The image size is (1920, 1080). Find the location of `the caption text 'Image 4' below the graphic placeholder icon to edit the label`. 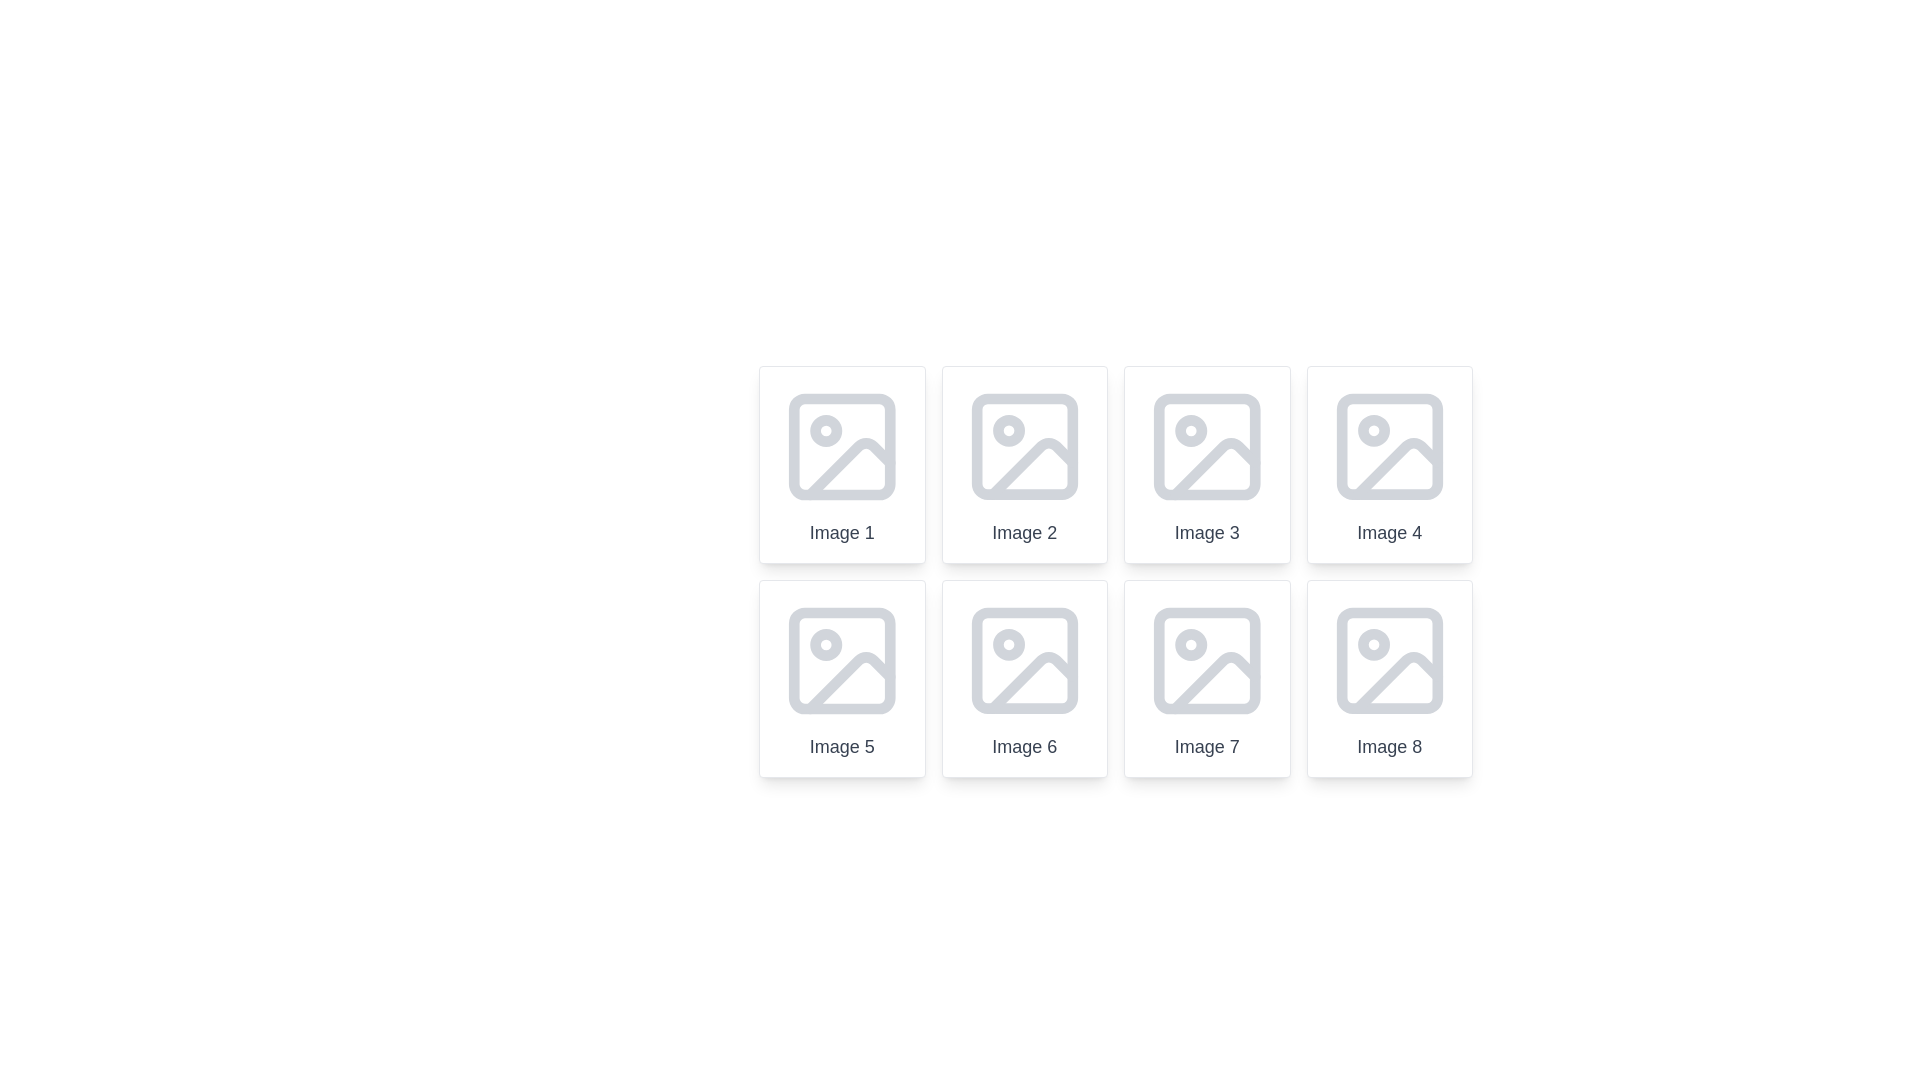

the caption text 'Image 4' below the graphic placeholder icon to edit the label is located at coordinates (1388, 465).